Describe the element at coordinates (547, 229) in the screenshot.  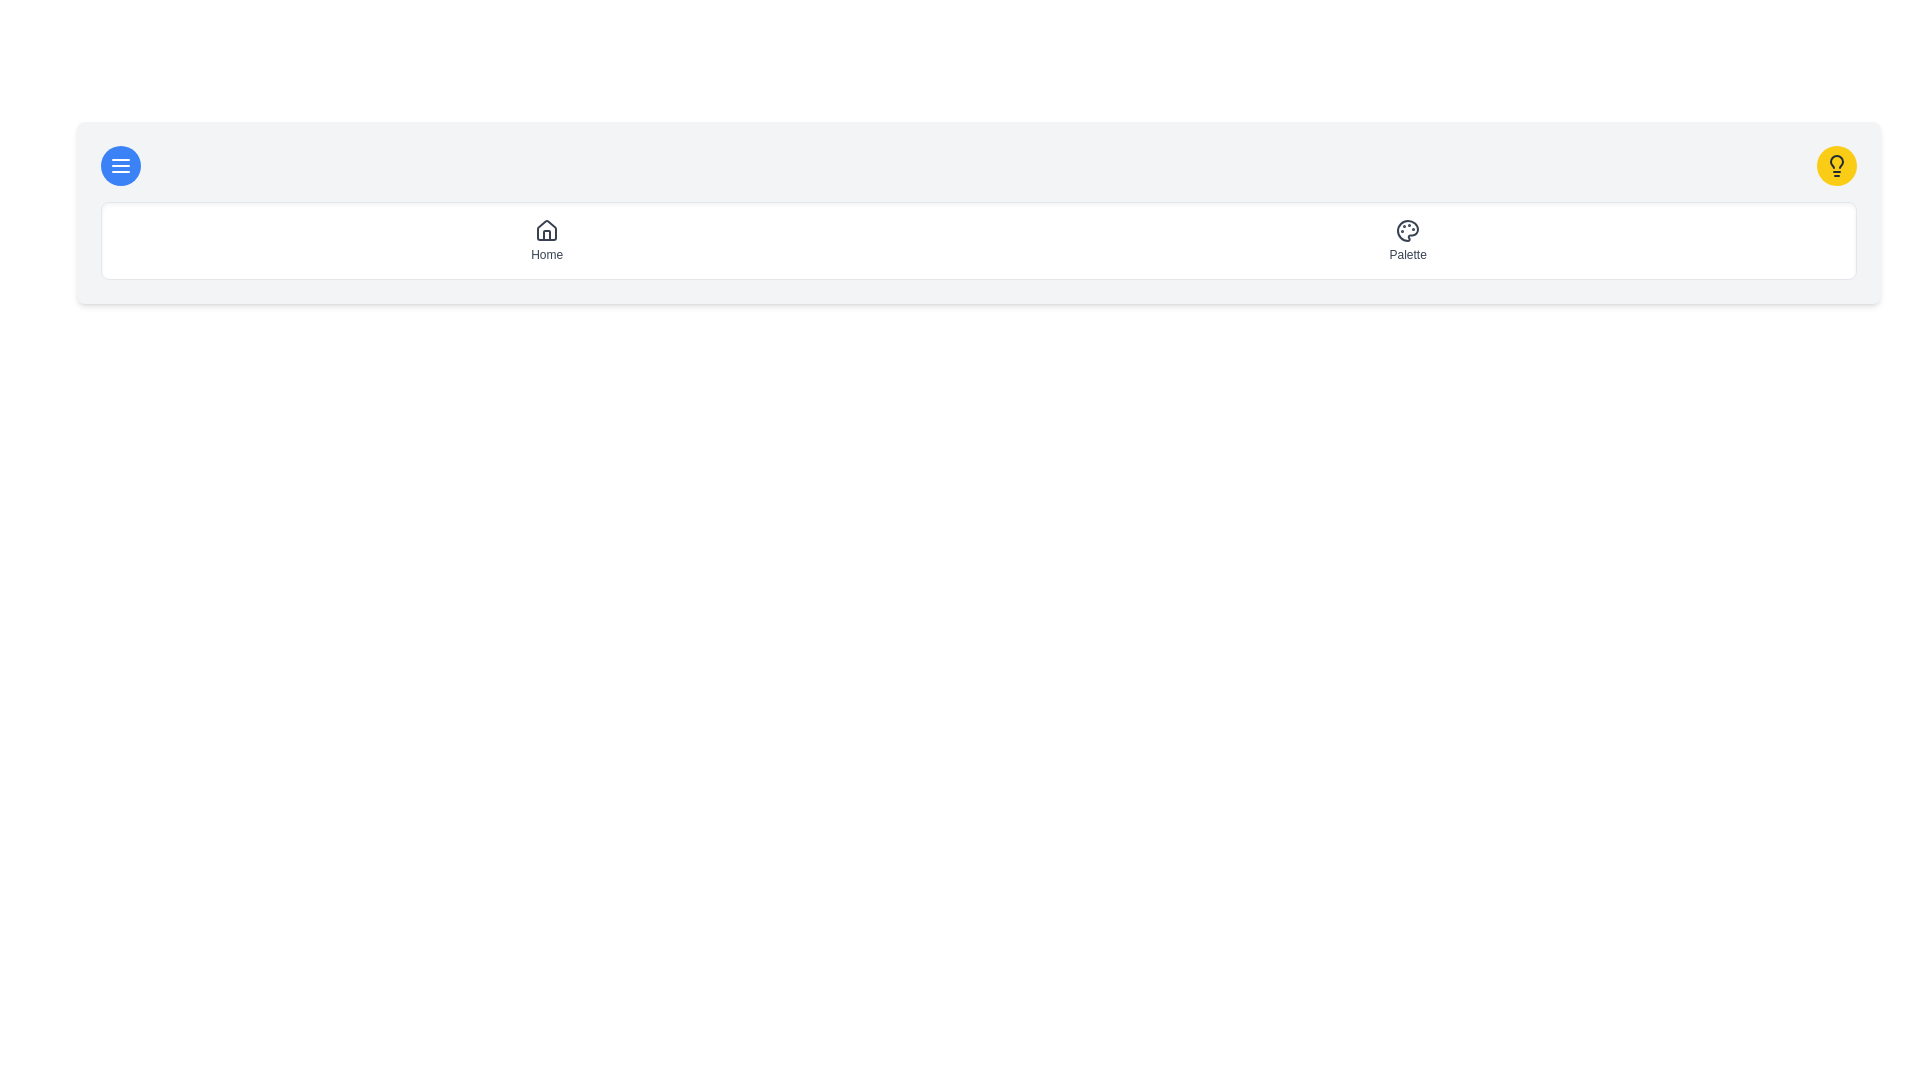
I see `the stylized house icon located in the top navigation bar` at that location.